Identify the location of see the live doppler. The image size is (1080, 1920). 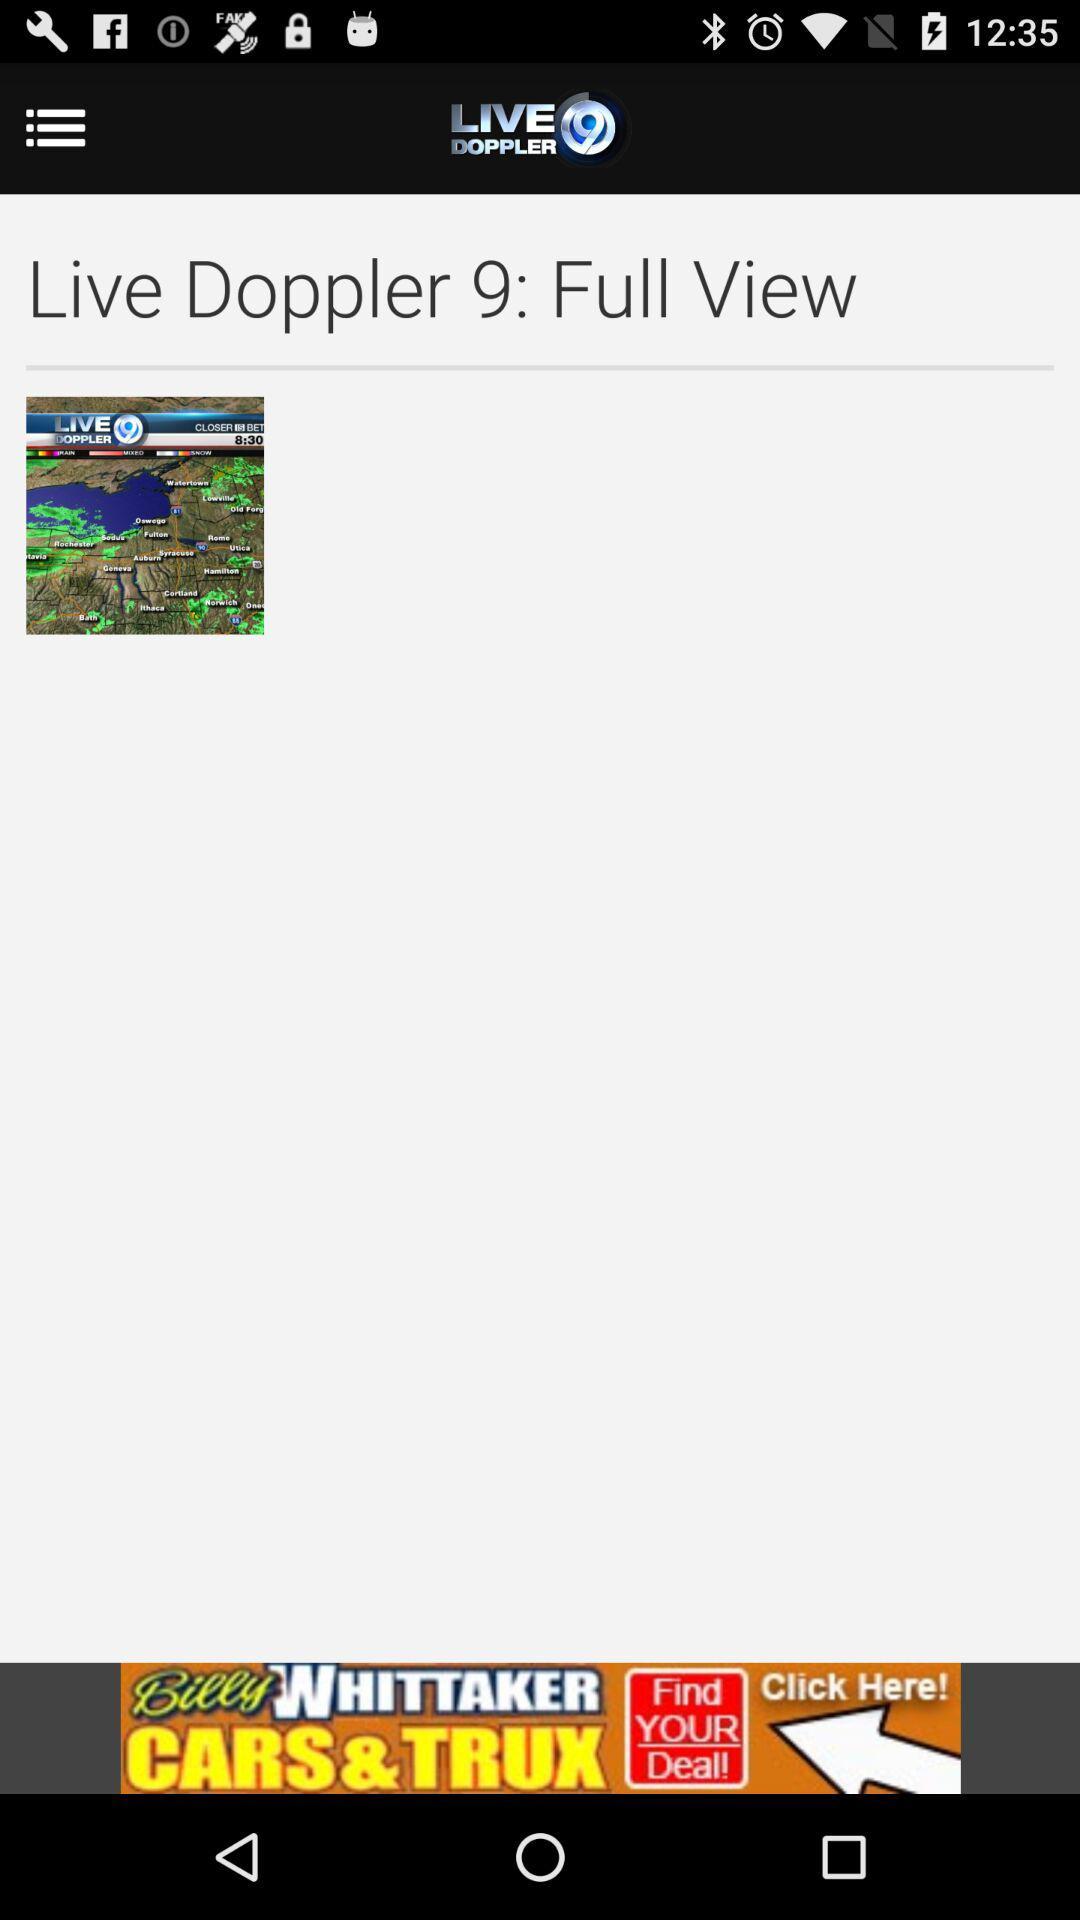
(540, 127).